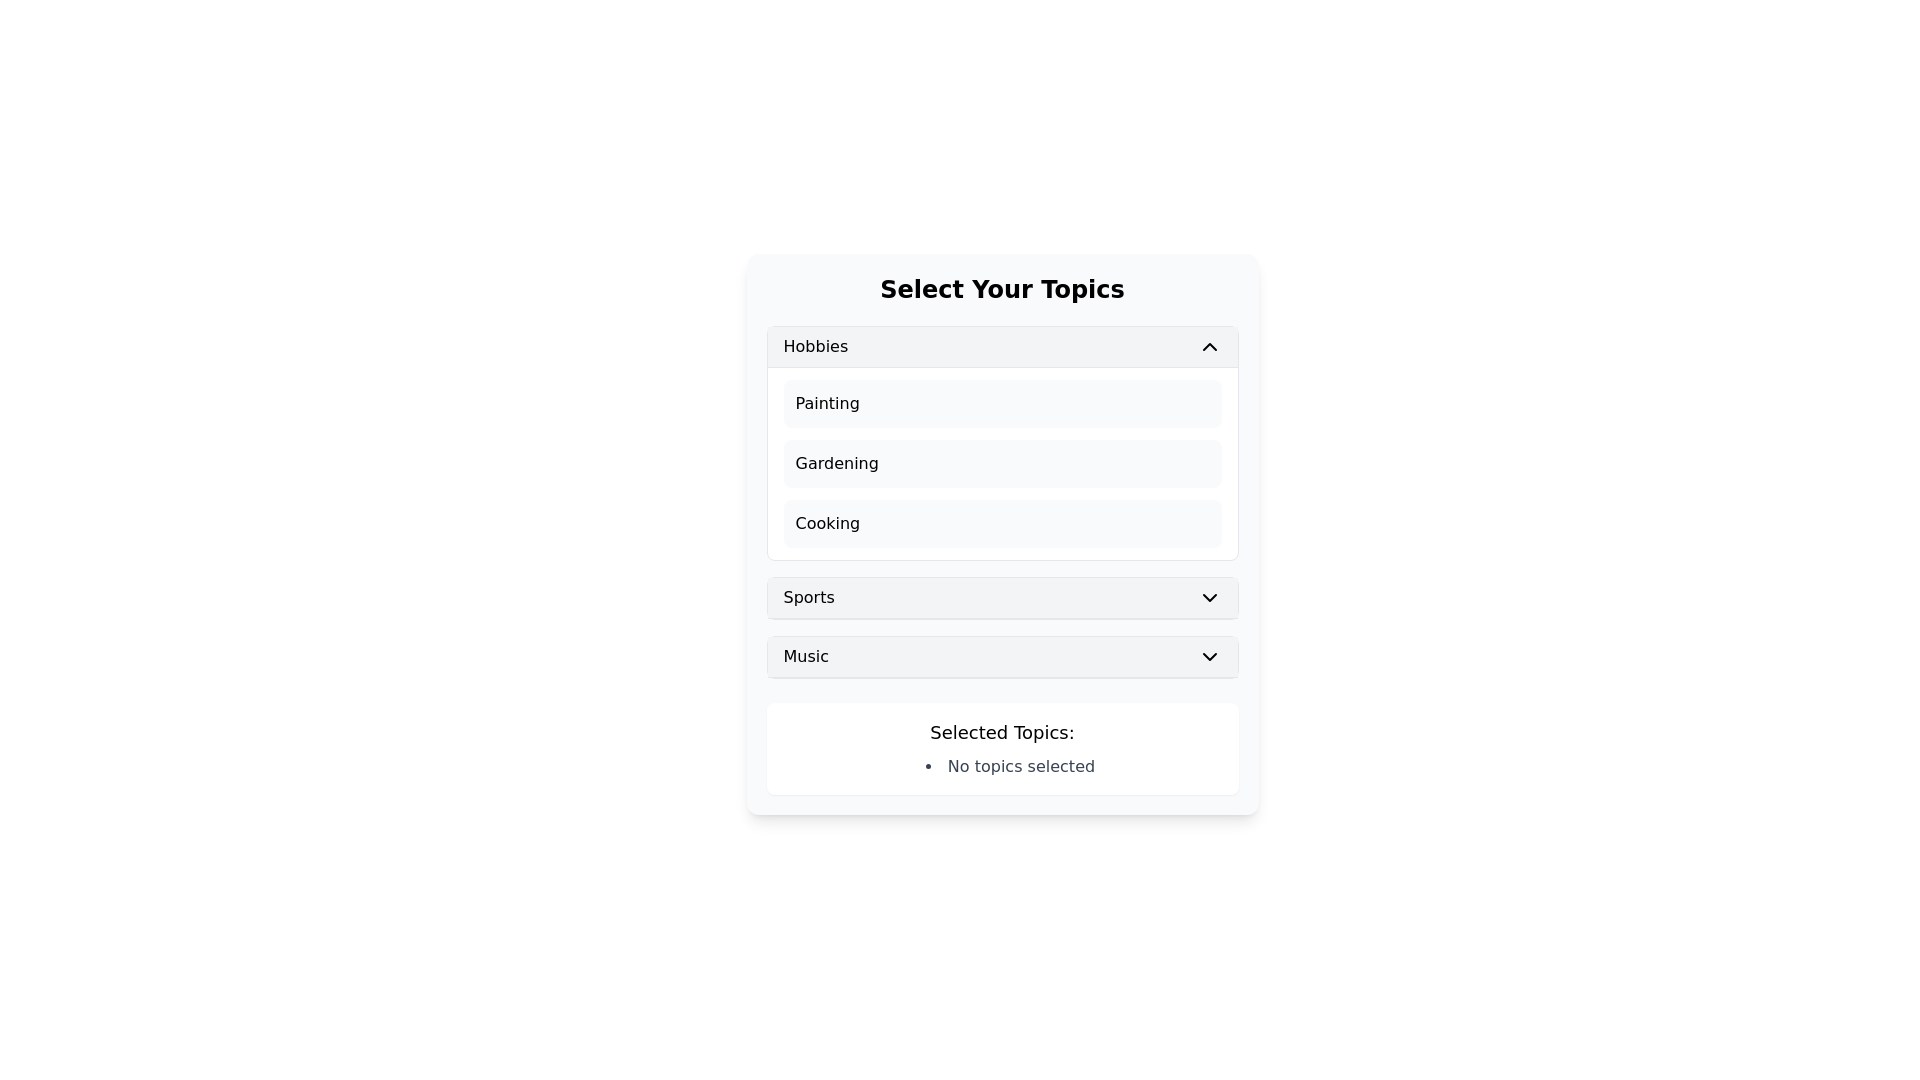  Describe the element at coordinates (1002, 657) in the screenshot. I see `the collapsible list item labeled 'Music'` at that location.